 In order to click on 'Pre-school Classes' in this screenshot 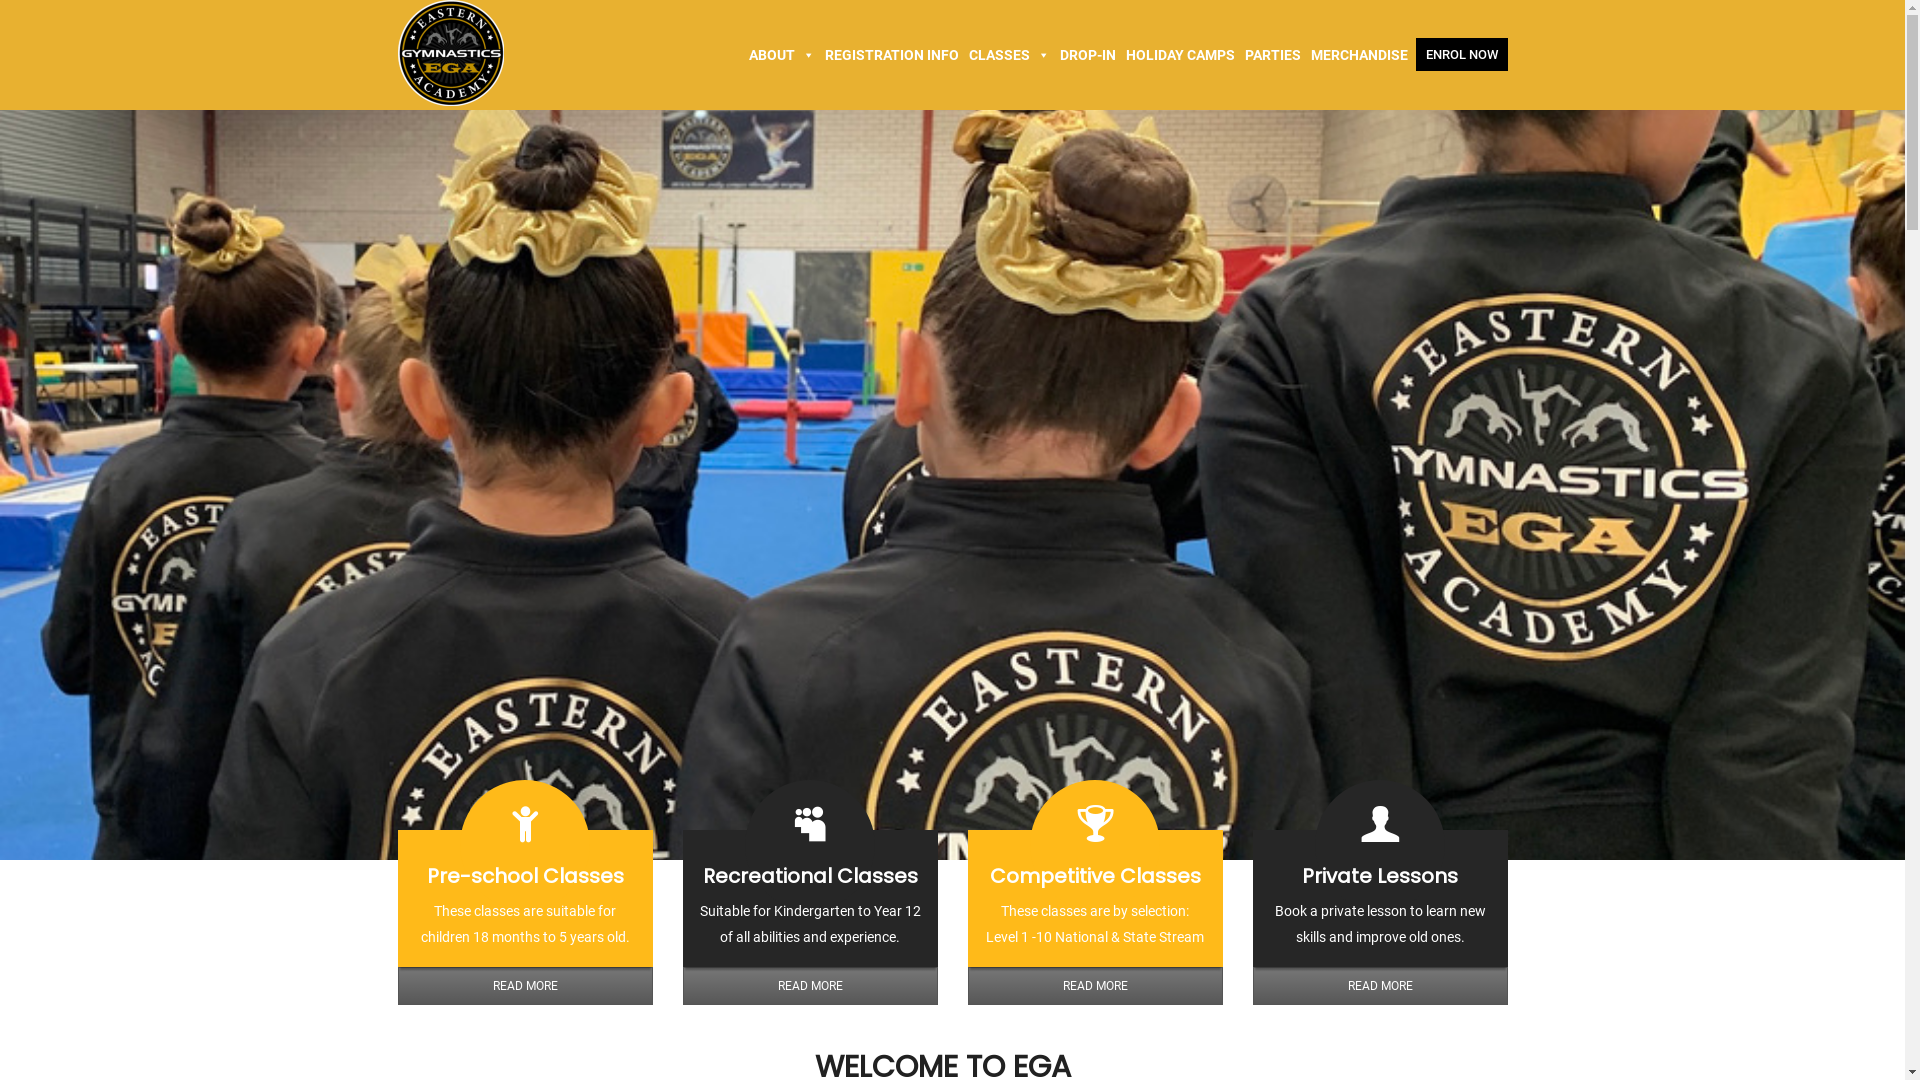, I will do `click(524, 874)`.